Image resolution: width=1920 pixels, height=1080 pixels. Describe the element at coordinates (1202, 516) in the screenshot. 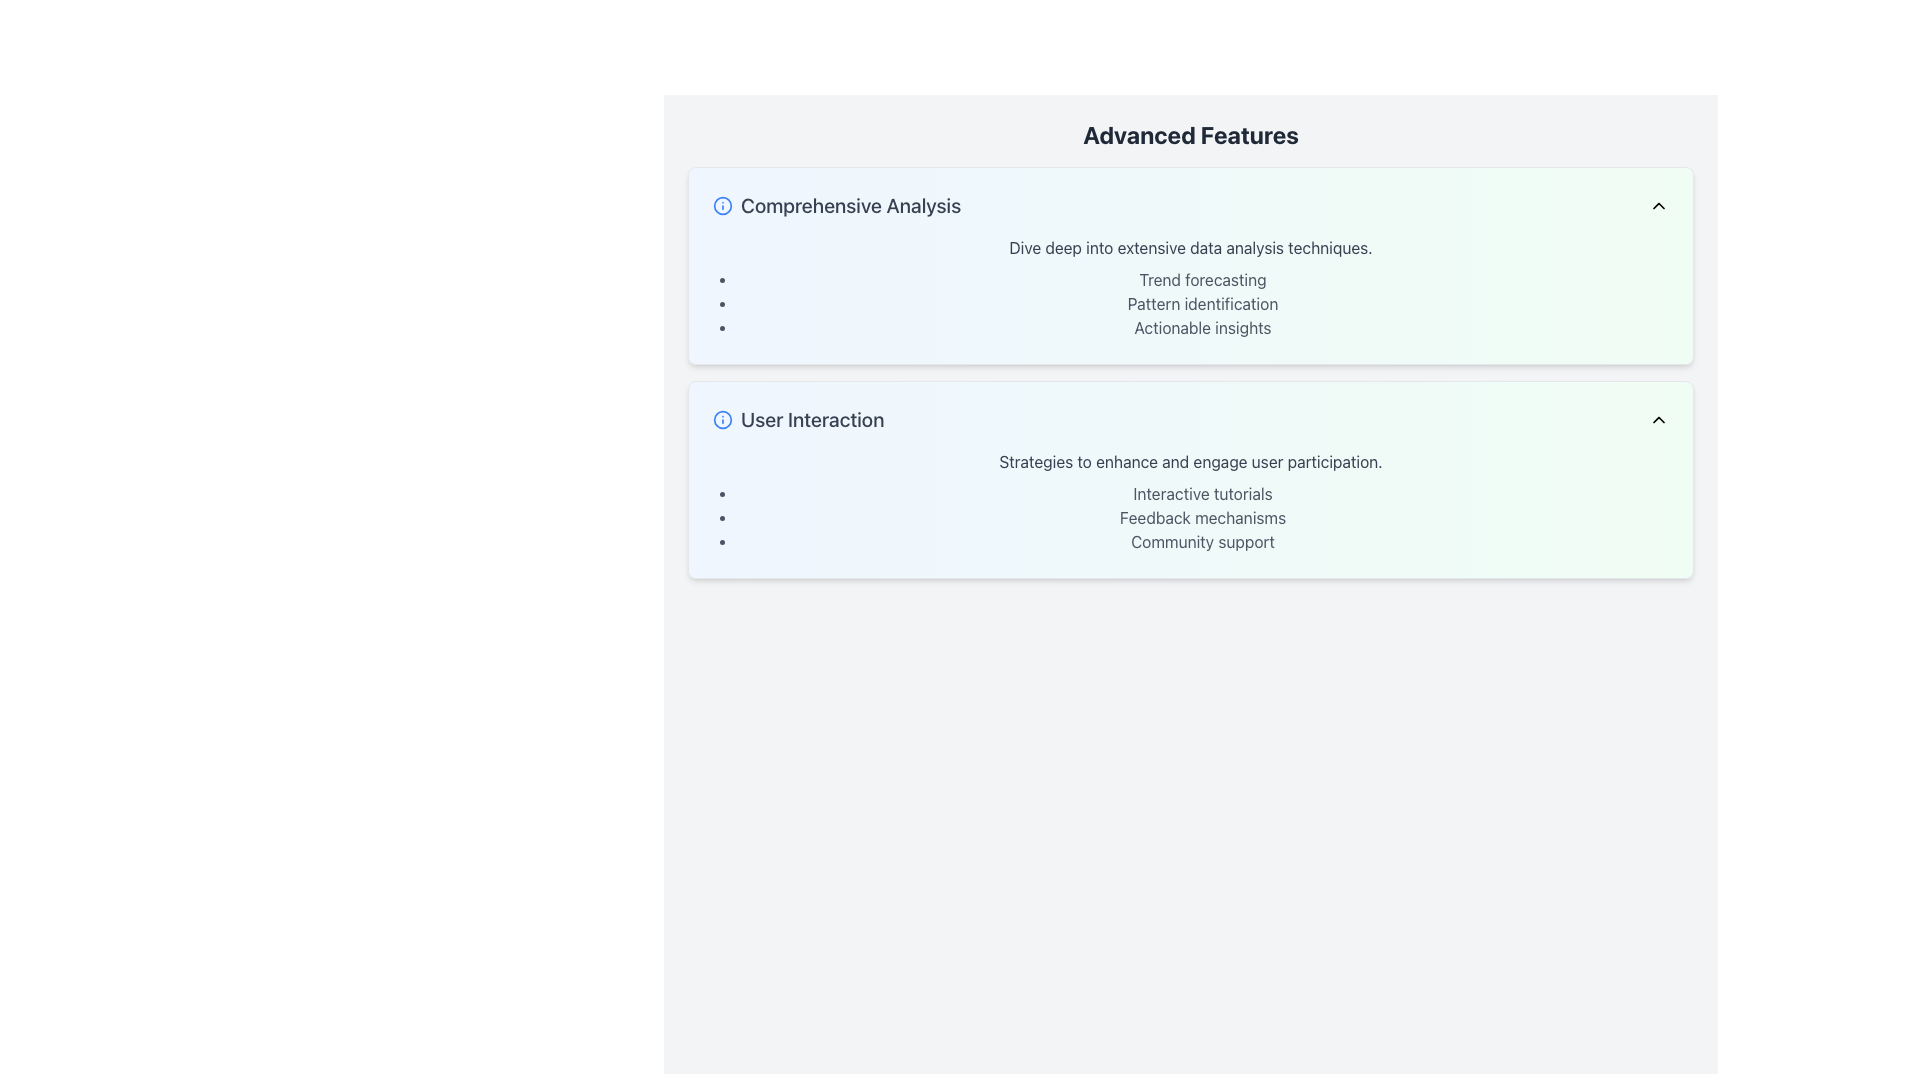

I see `the second Text Label in the 'User Interaction' category, which represents a sub-feature or topic` at that location.